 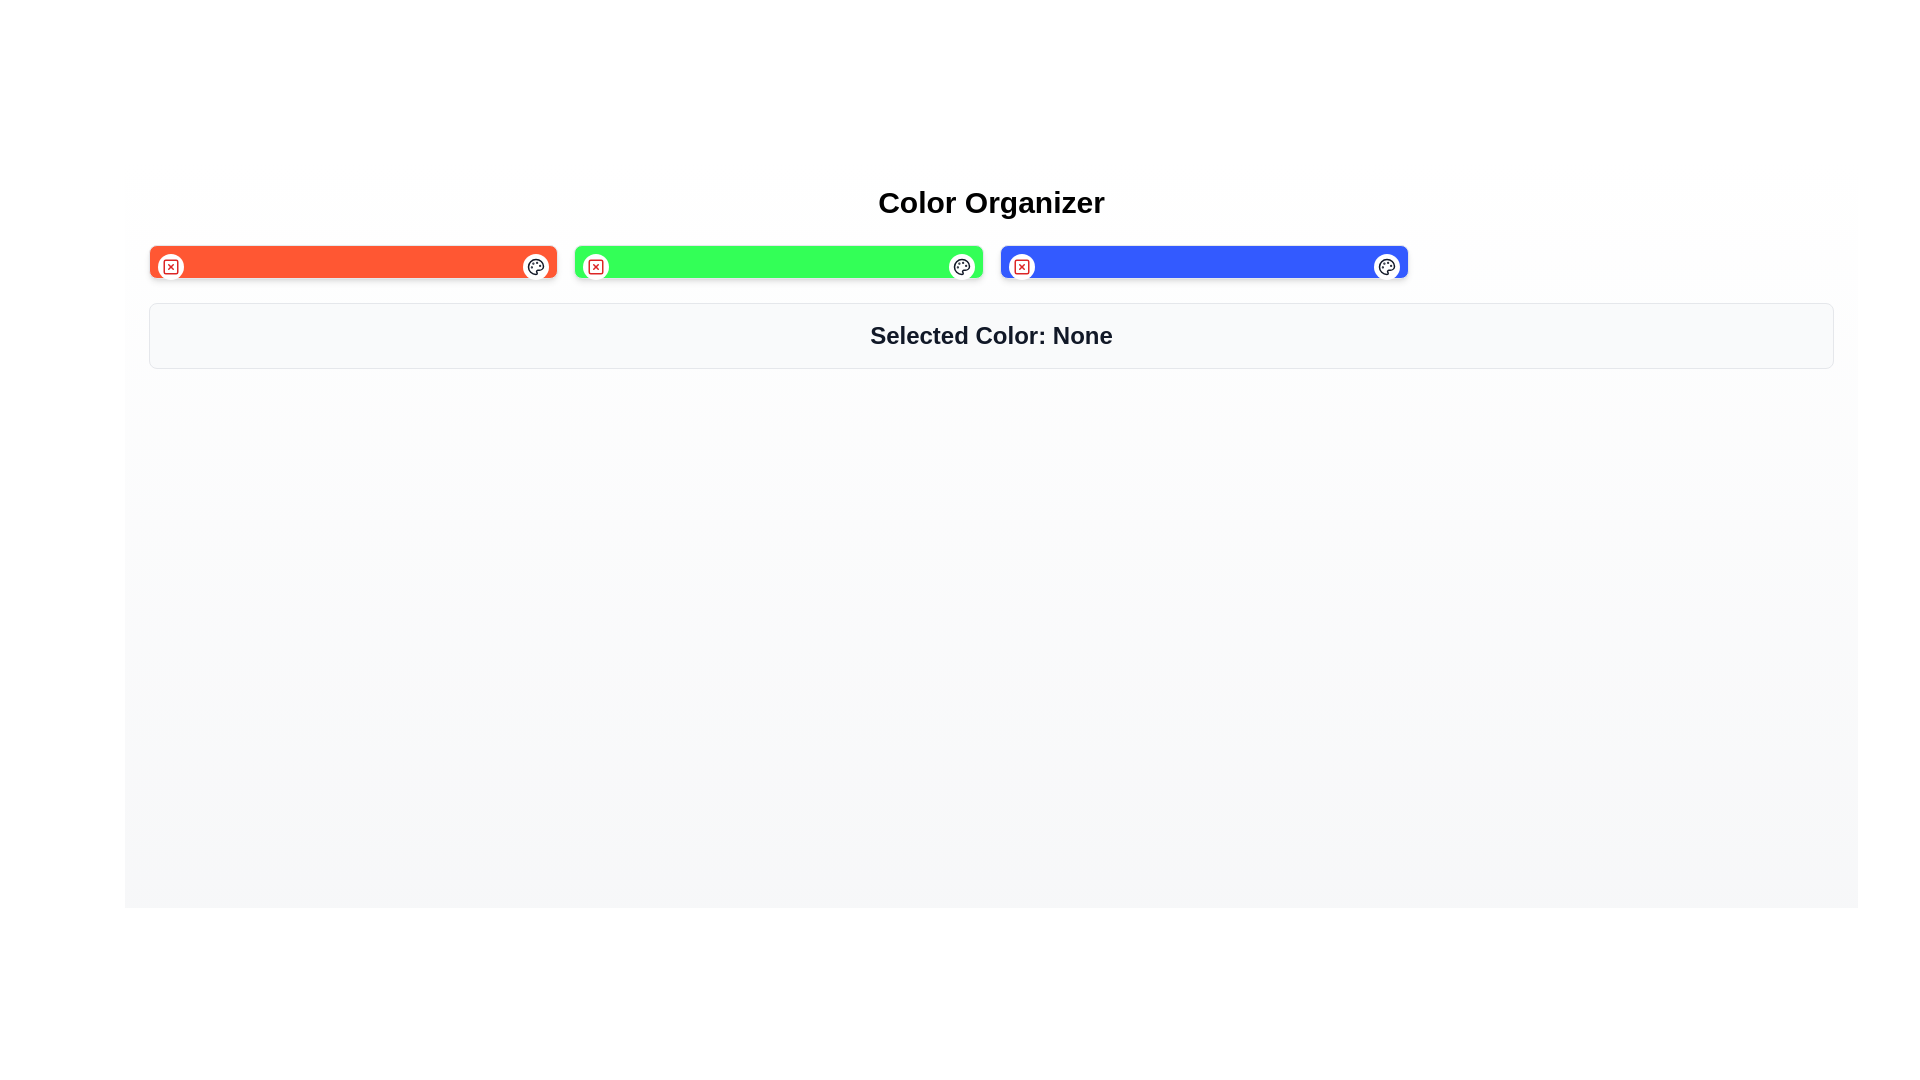 I want to click on the close or delete icon located on the left side of the green section, aligned horizontally with other icons above the label 'Selected Color: None', so click(x=595, y=265).